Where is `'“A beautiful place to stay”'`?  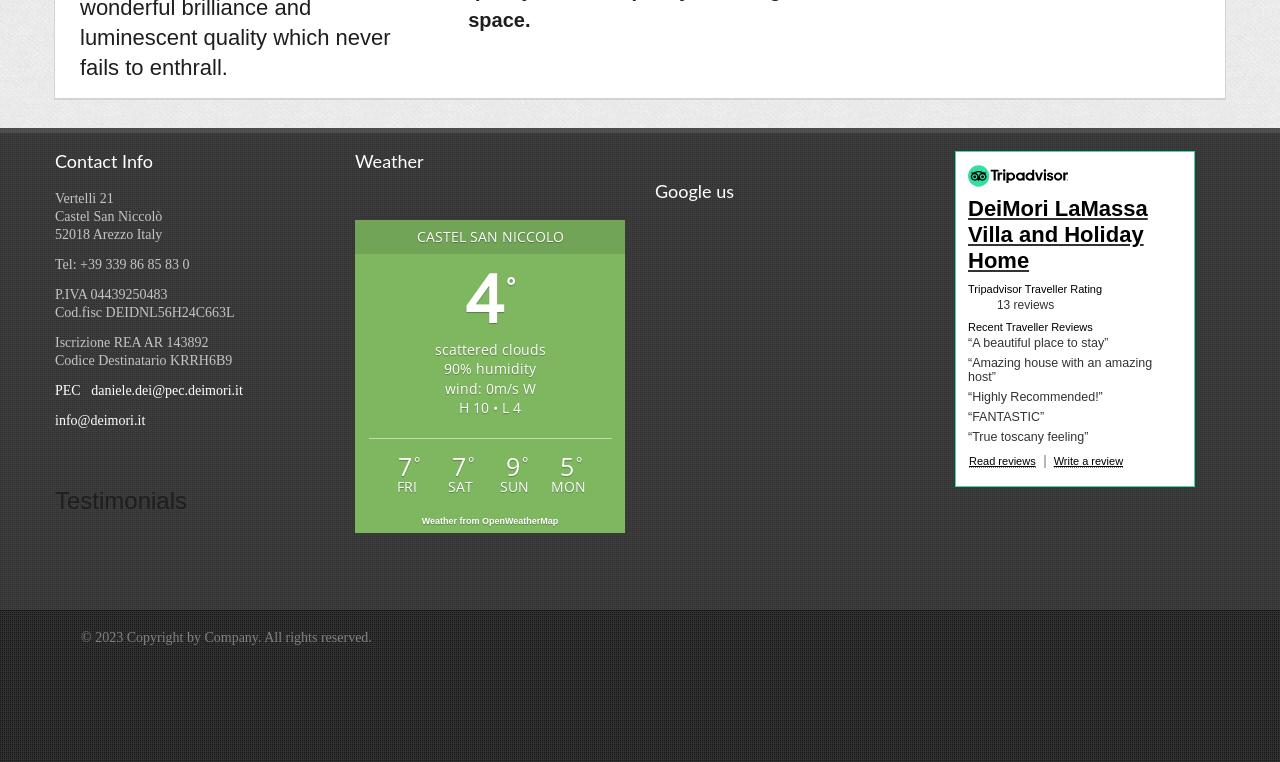
'“A beautiful place to stay”' is located at coordinates (1037, 341).